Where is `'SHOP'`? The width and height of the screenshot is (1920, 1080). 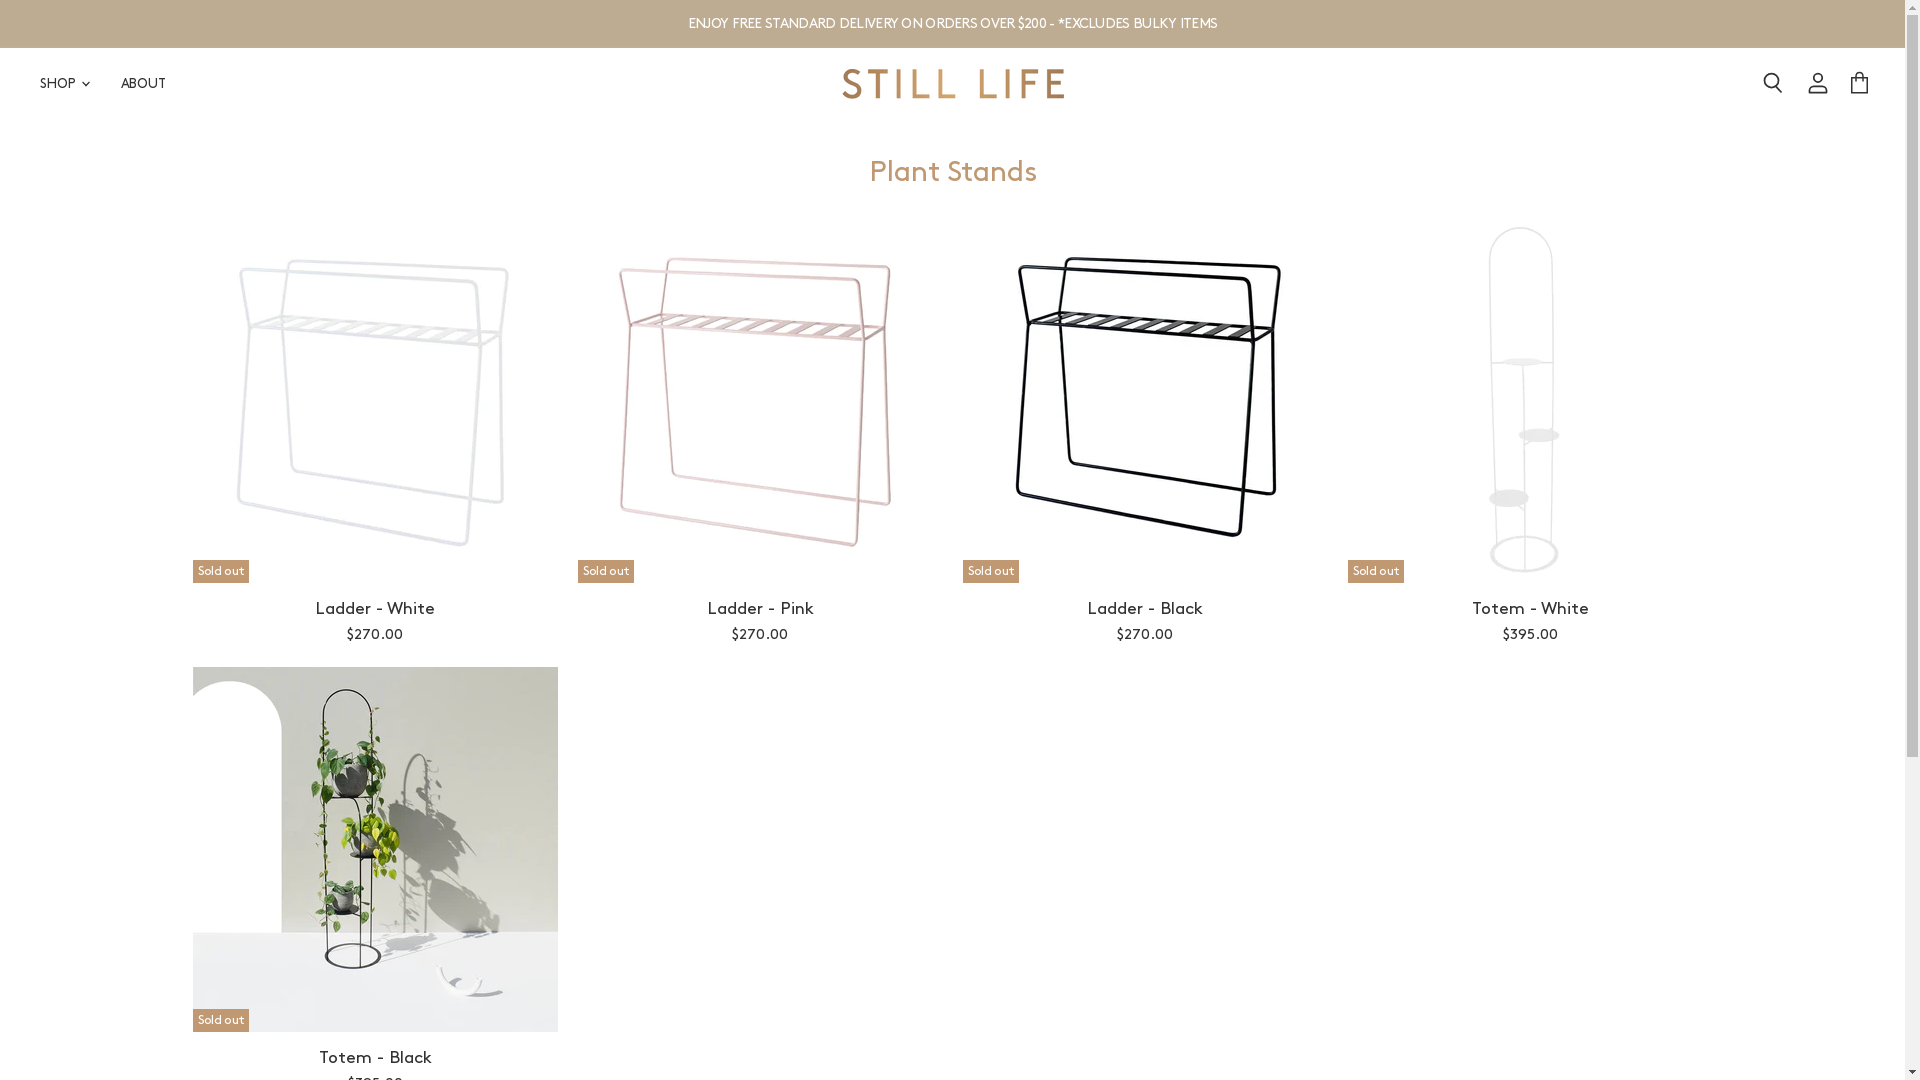
'SHOP' is located at coordinates (63, 83).